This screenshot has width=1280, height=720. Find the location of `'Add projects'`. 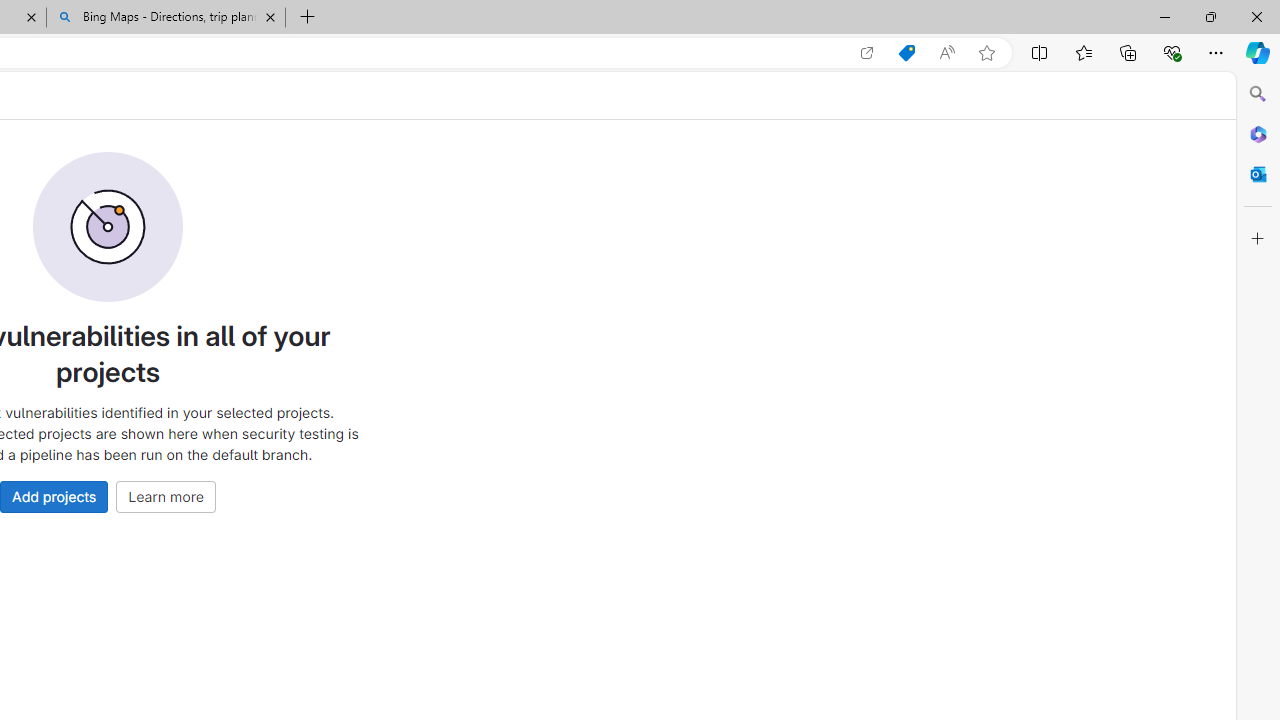

'Add projects' is located at coordinates (54, 495).